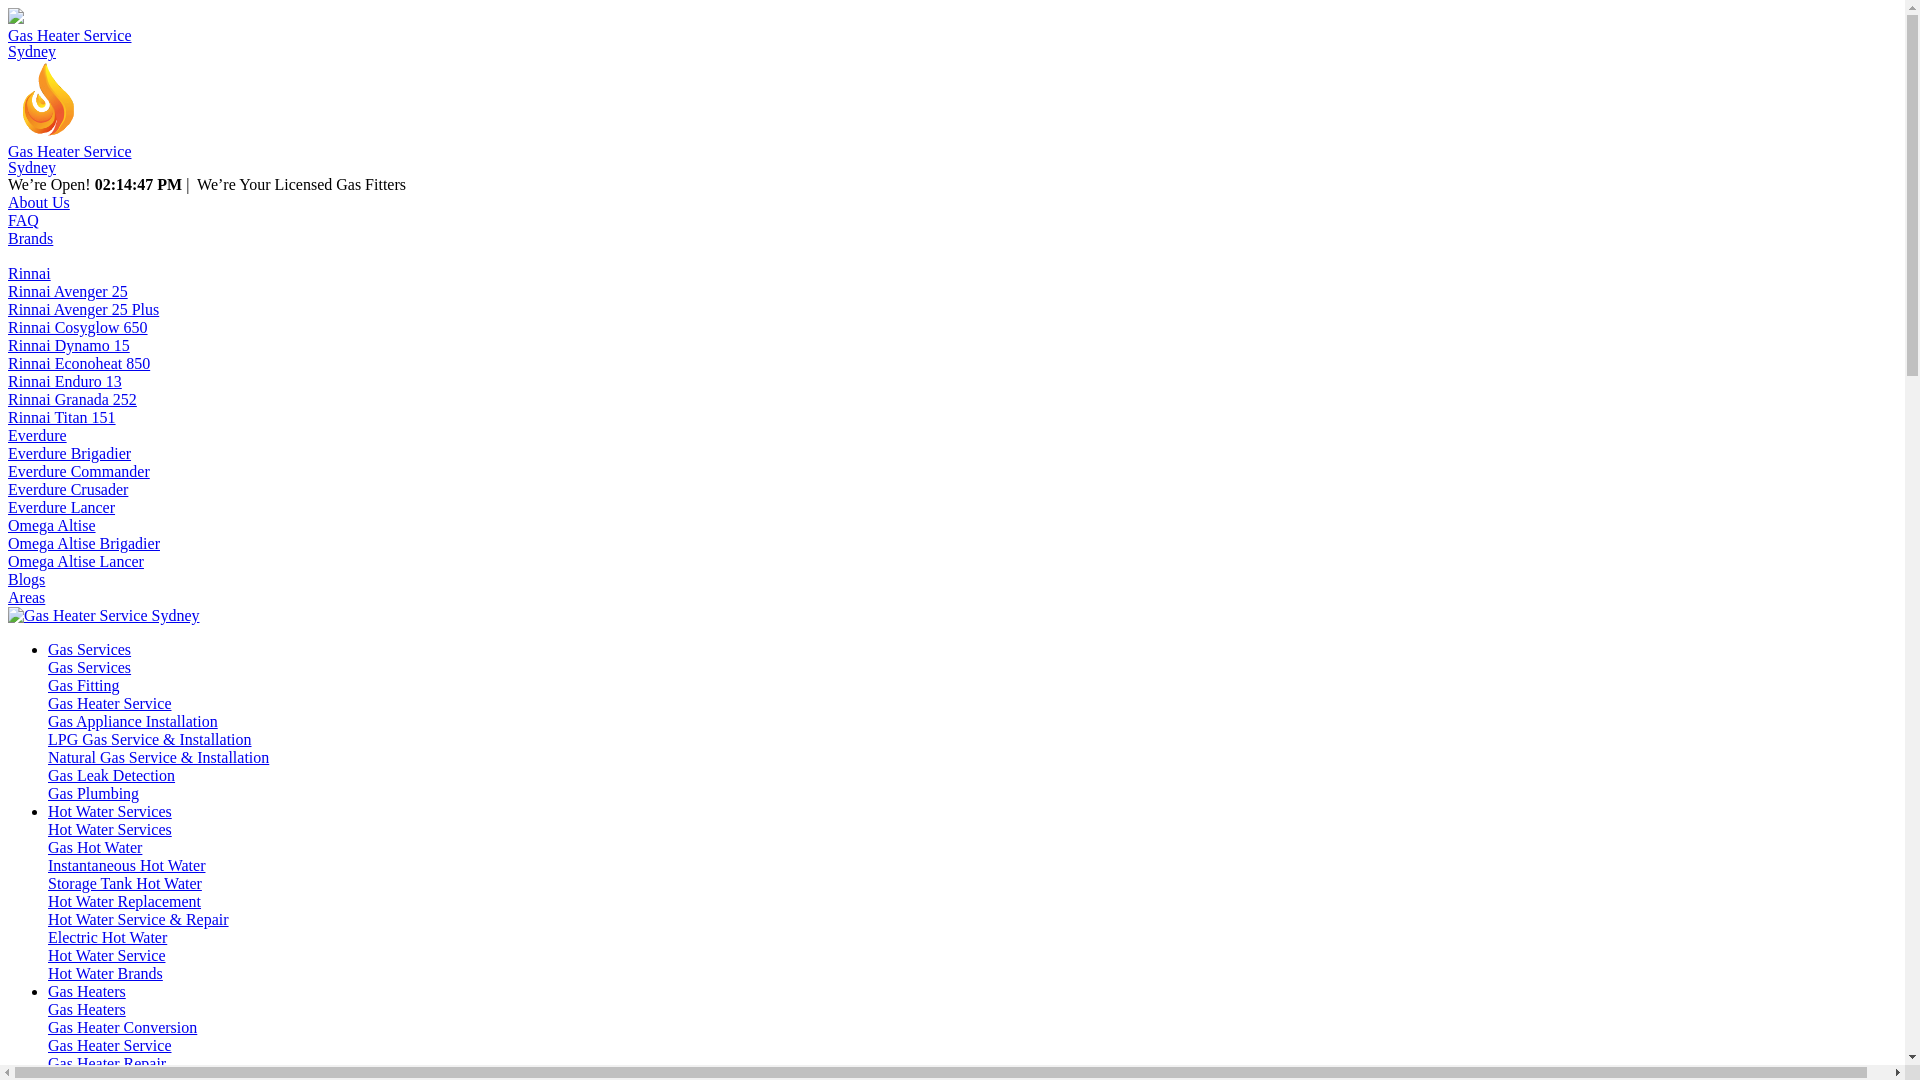 The width and height of the screenshot is (1920, 1080). What do you see at coordinates (48, 1009) in the screenshot?
I see `'Gas Heaters'` at bounding box center [48, 1009].